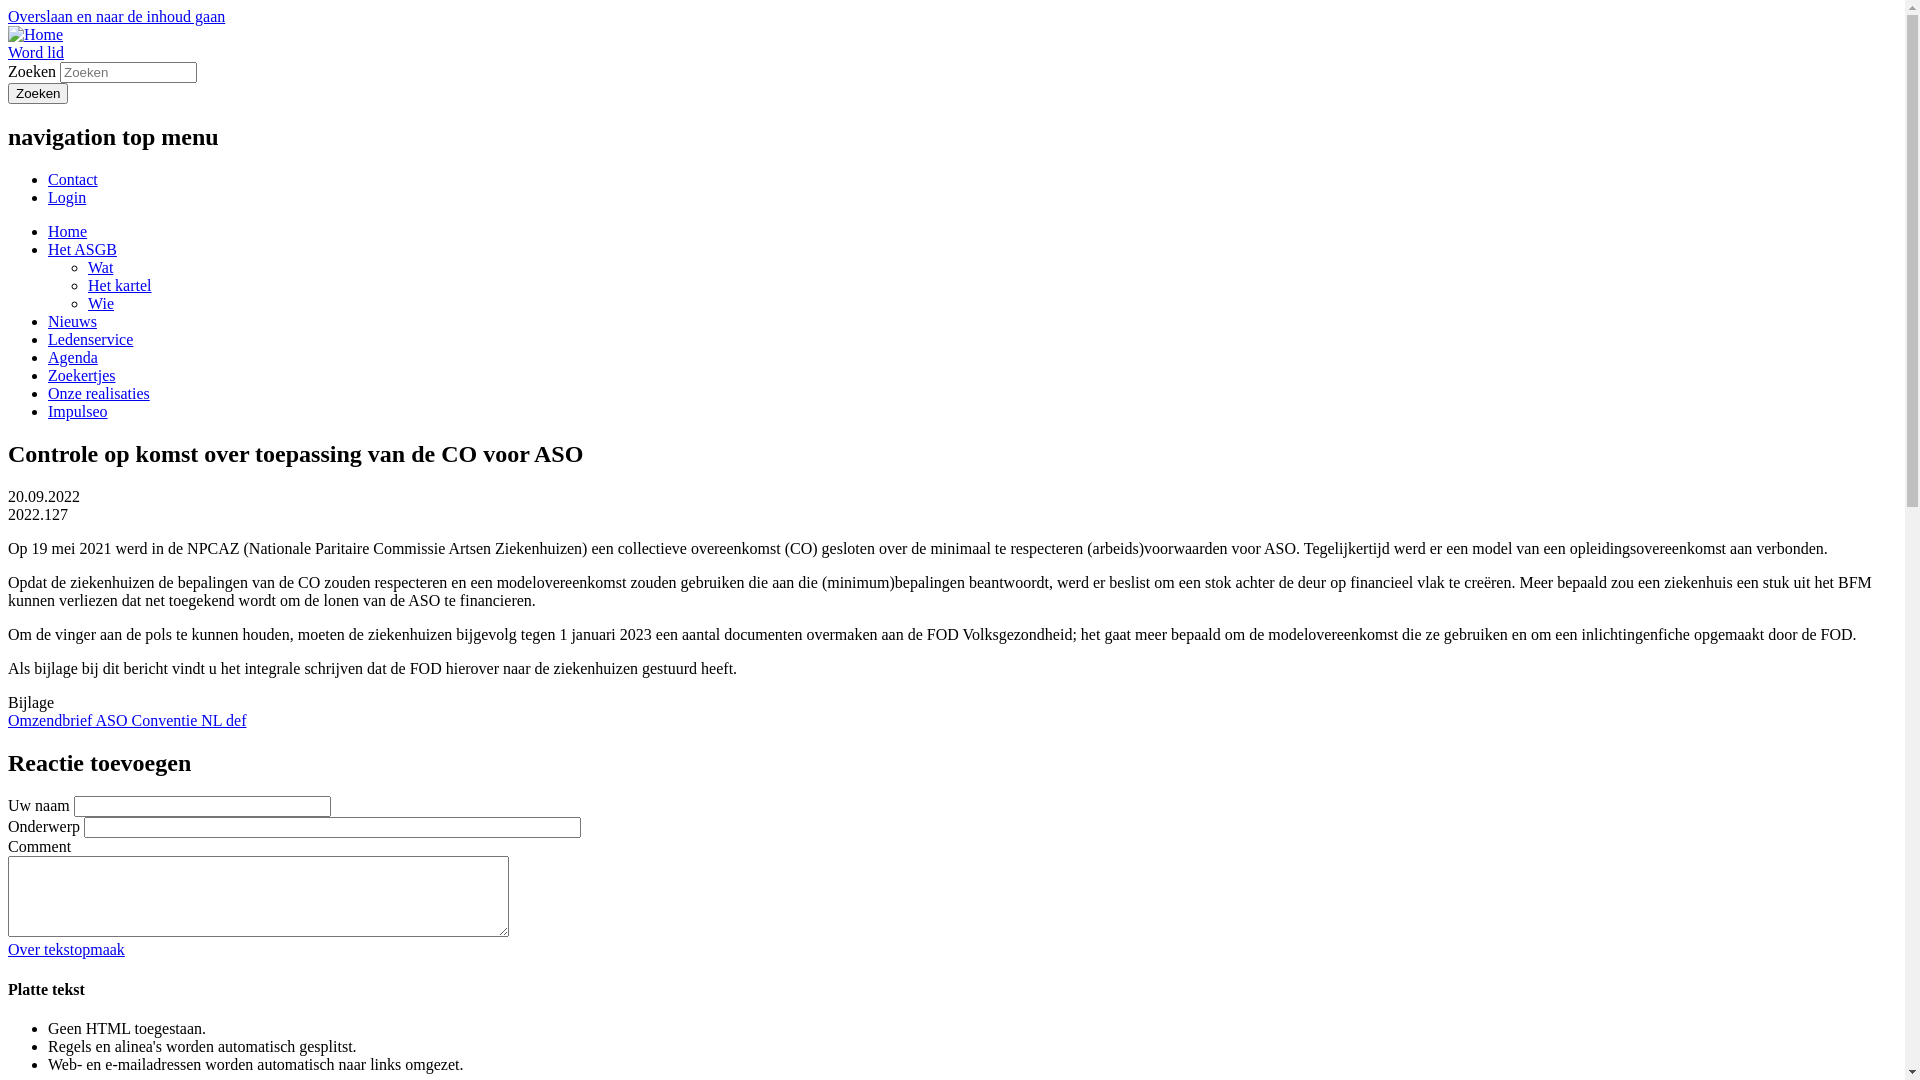 This screenshot has width=1920, height=1080. What do you see at coordinates (48, 320) in the screenshot?
I see `'Nieuws'` at bounding box center [48, 320].